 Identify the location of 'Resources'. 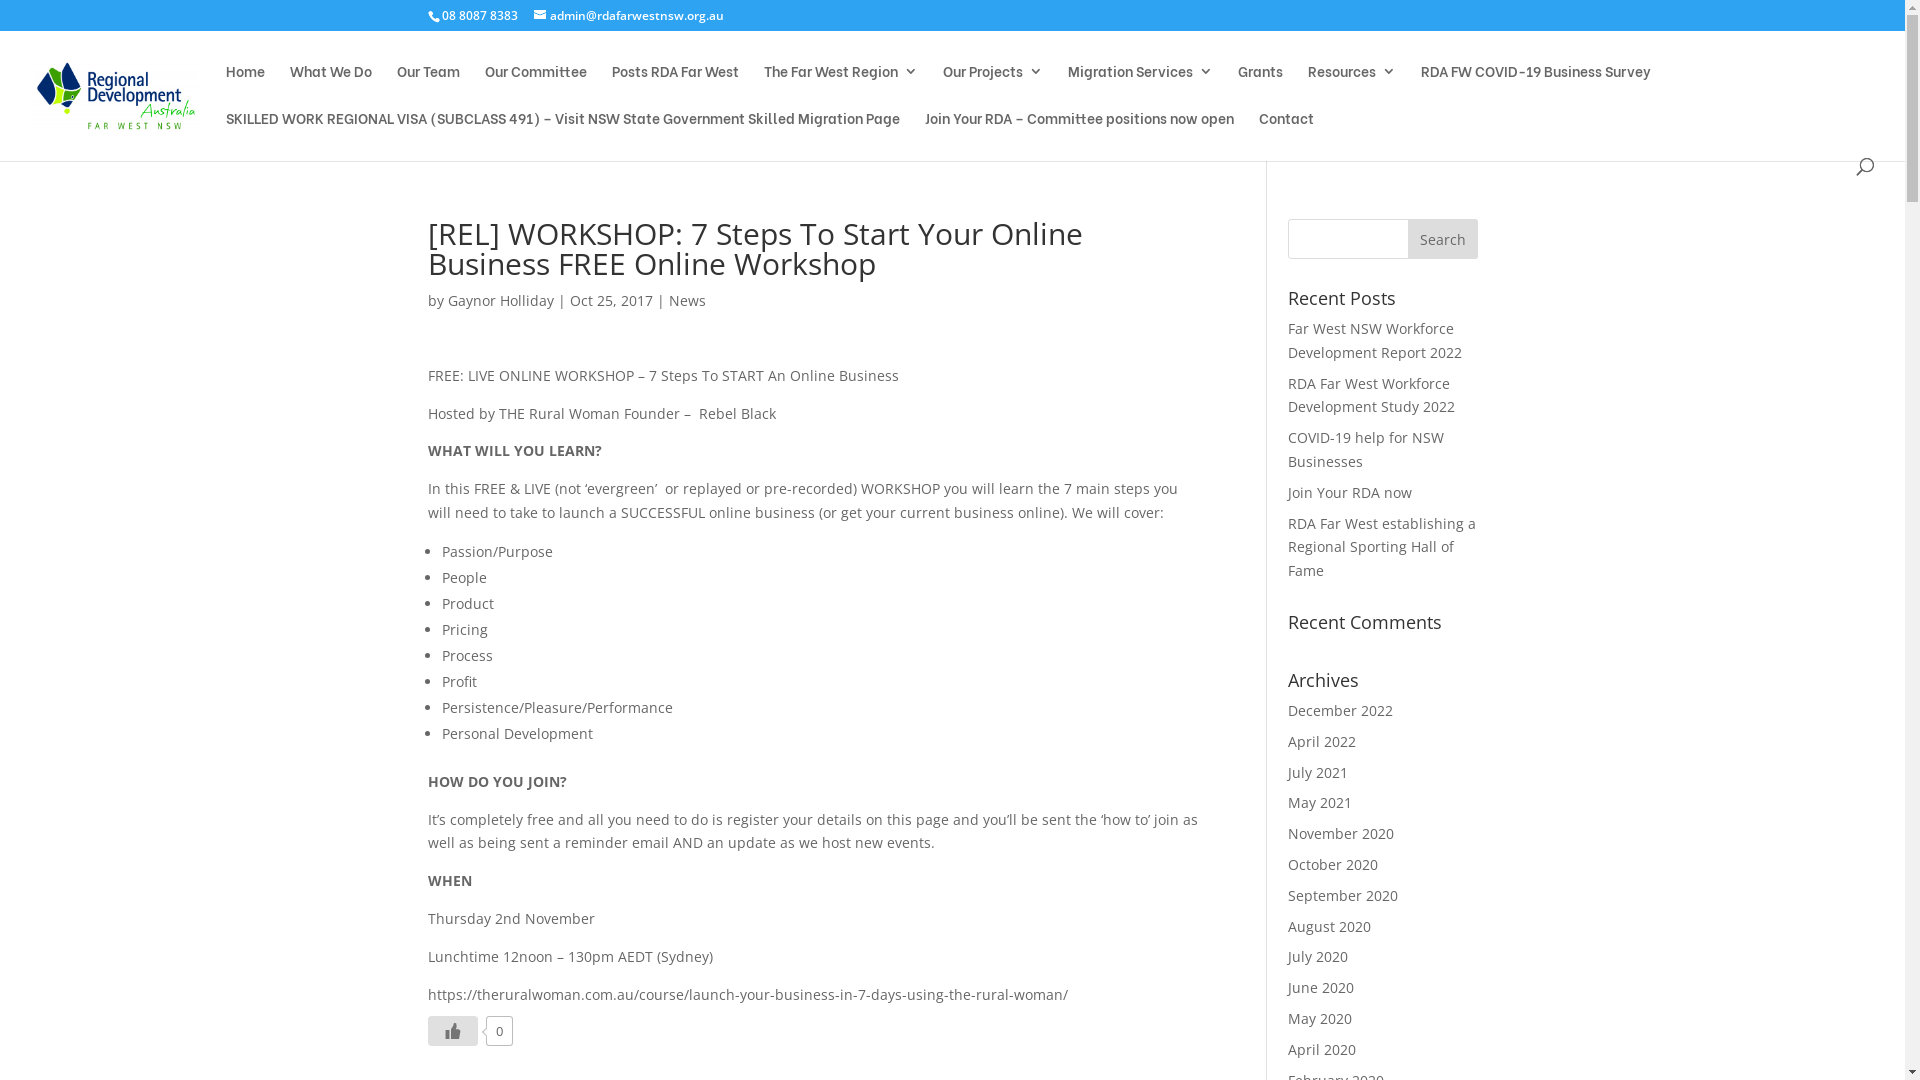
(1308, 86).